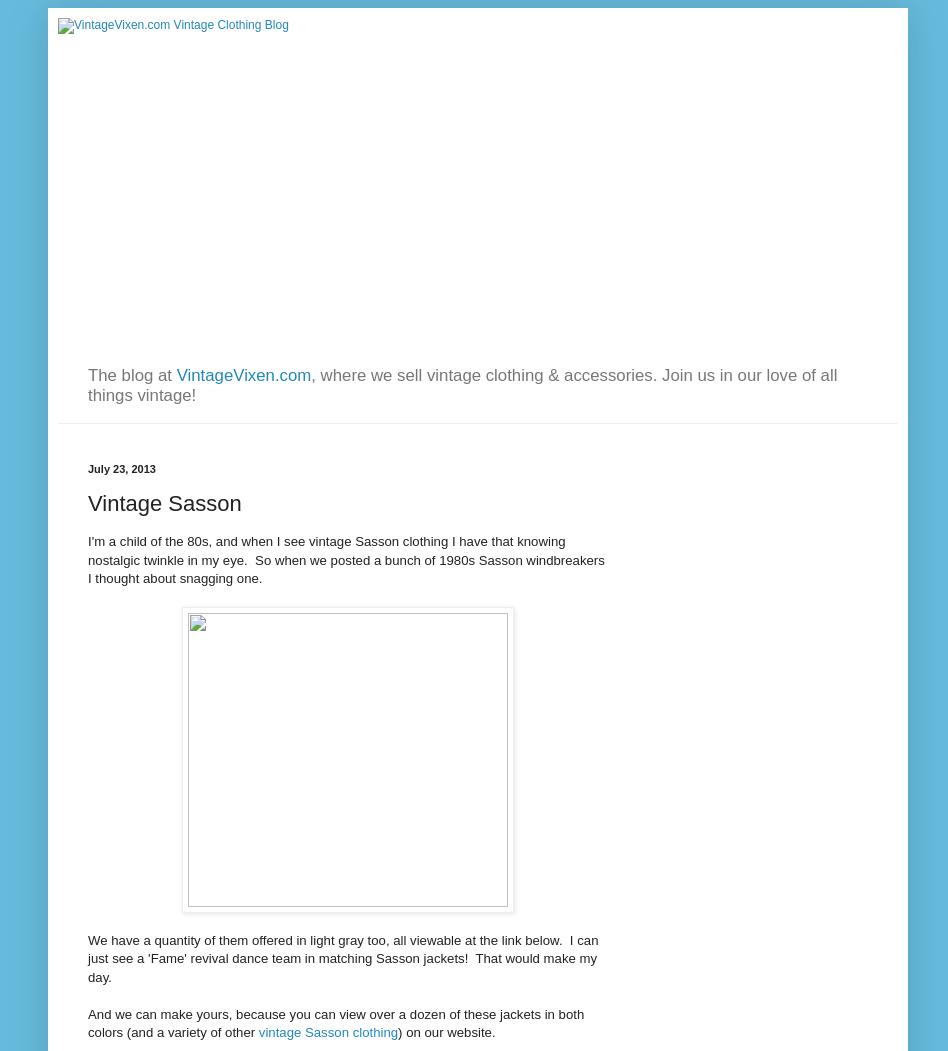 The height and width of the screenshot is (1051, 948). Describe the element at coordinates (342, 956) in the screenshot. I see `'We have a quantity of them offered in light gray too, all viewable at the link below.  I can just see a 'Fame' revival dance team in matching Sasson jackets!  That would make my day.'` at that location.